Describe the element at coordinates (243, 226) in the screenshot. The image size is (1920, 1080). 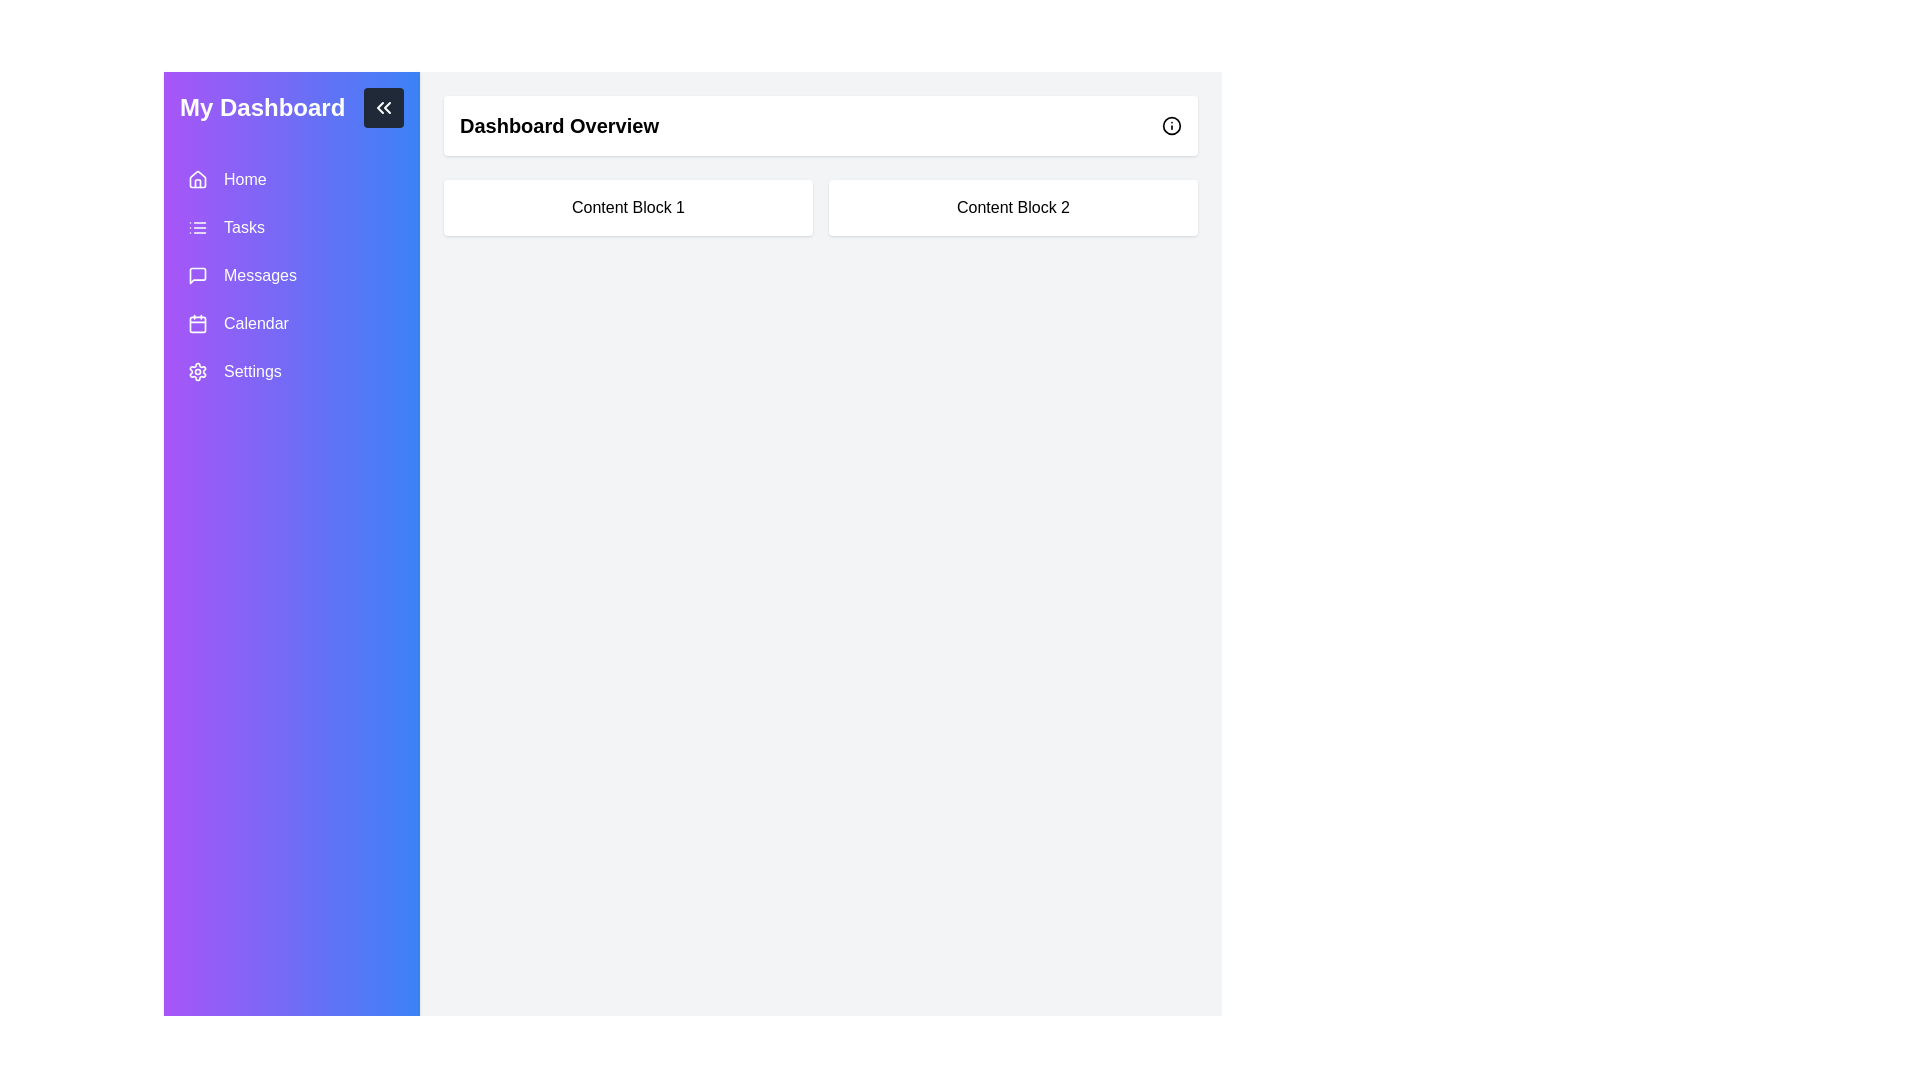
I see `the 'Tasks' text label in the navigation menu` at that location.